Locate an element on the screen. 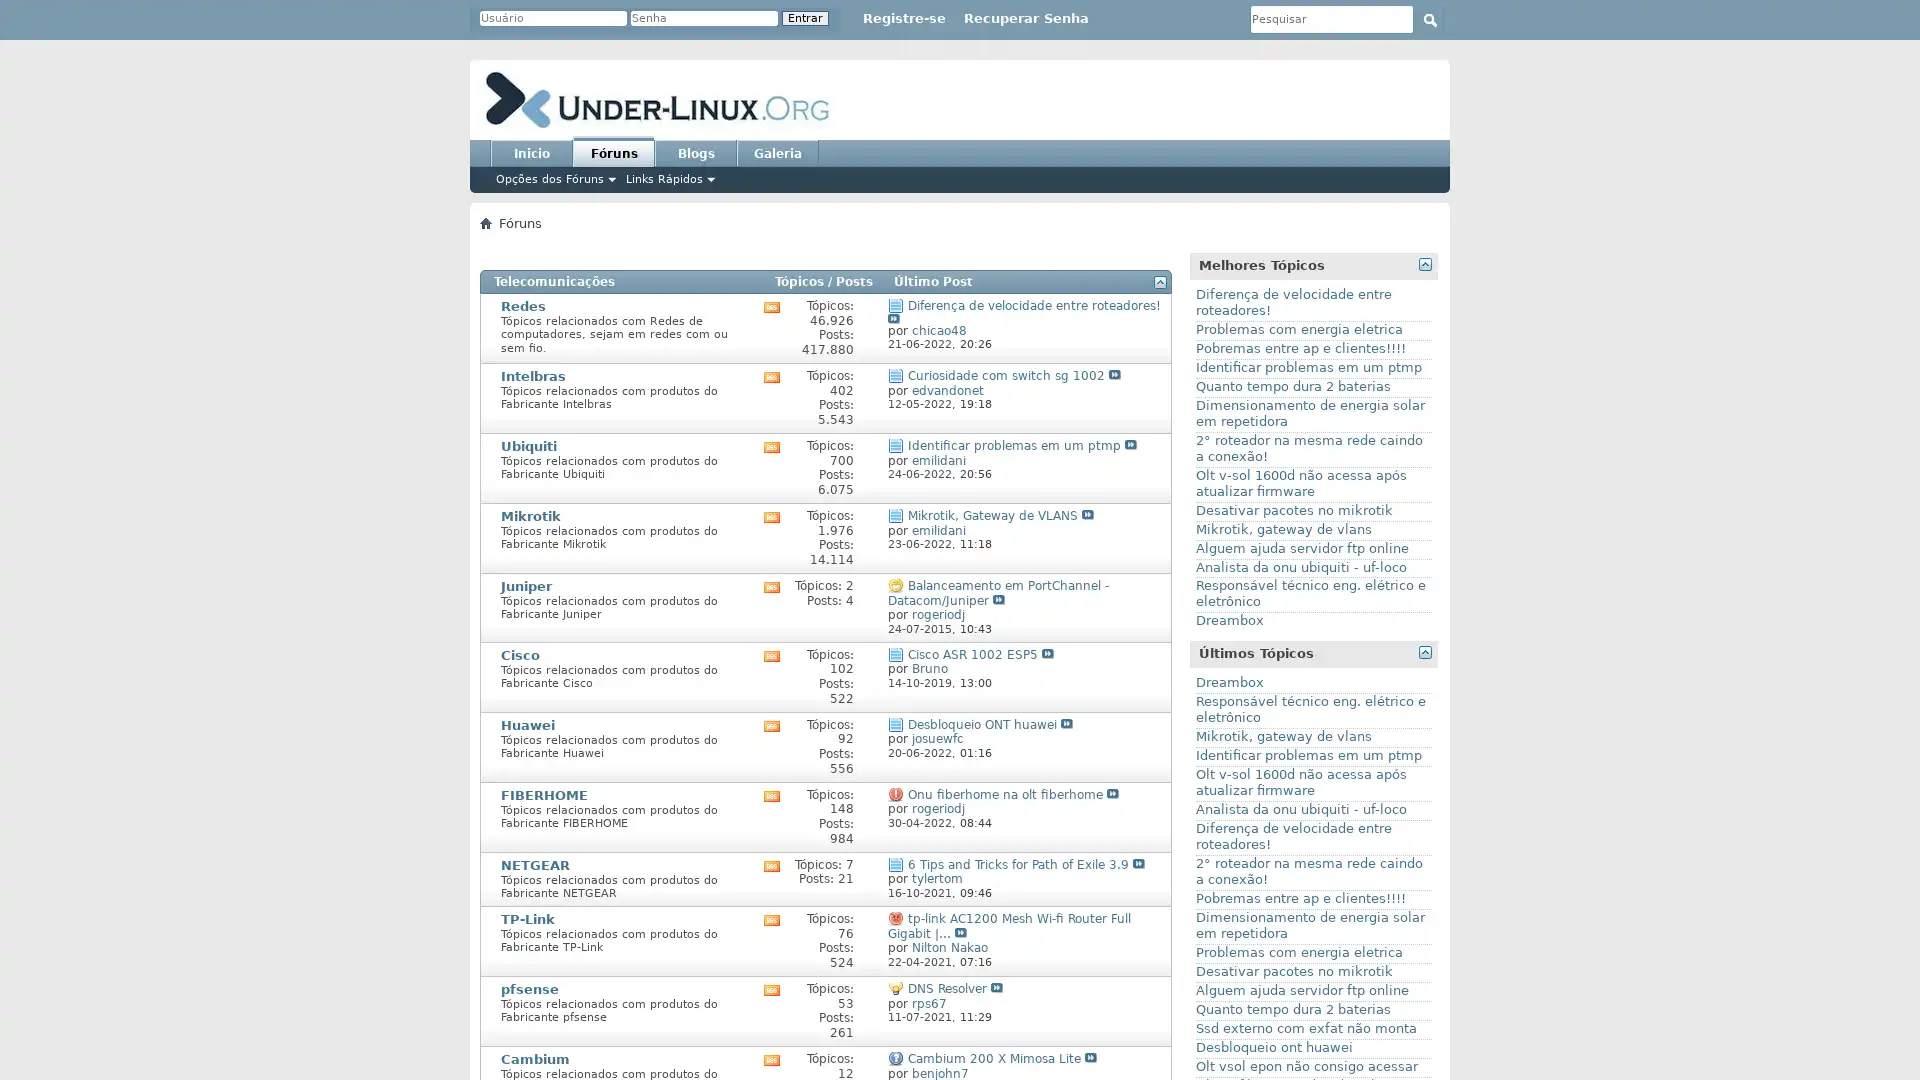  Entrar is located at coordinates (805, 18).